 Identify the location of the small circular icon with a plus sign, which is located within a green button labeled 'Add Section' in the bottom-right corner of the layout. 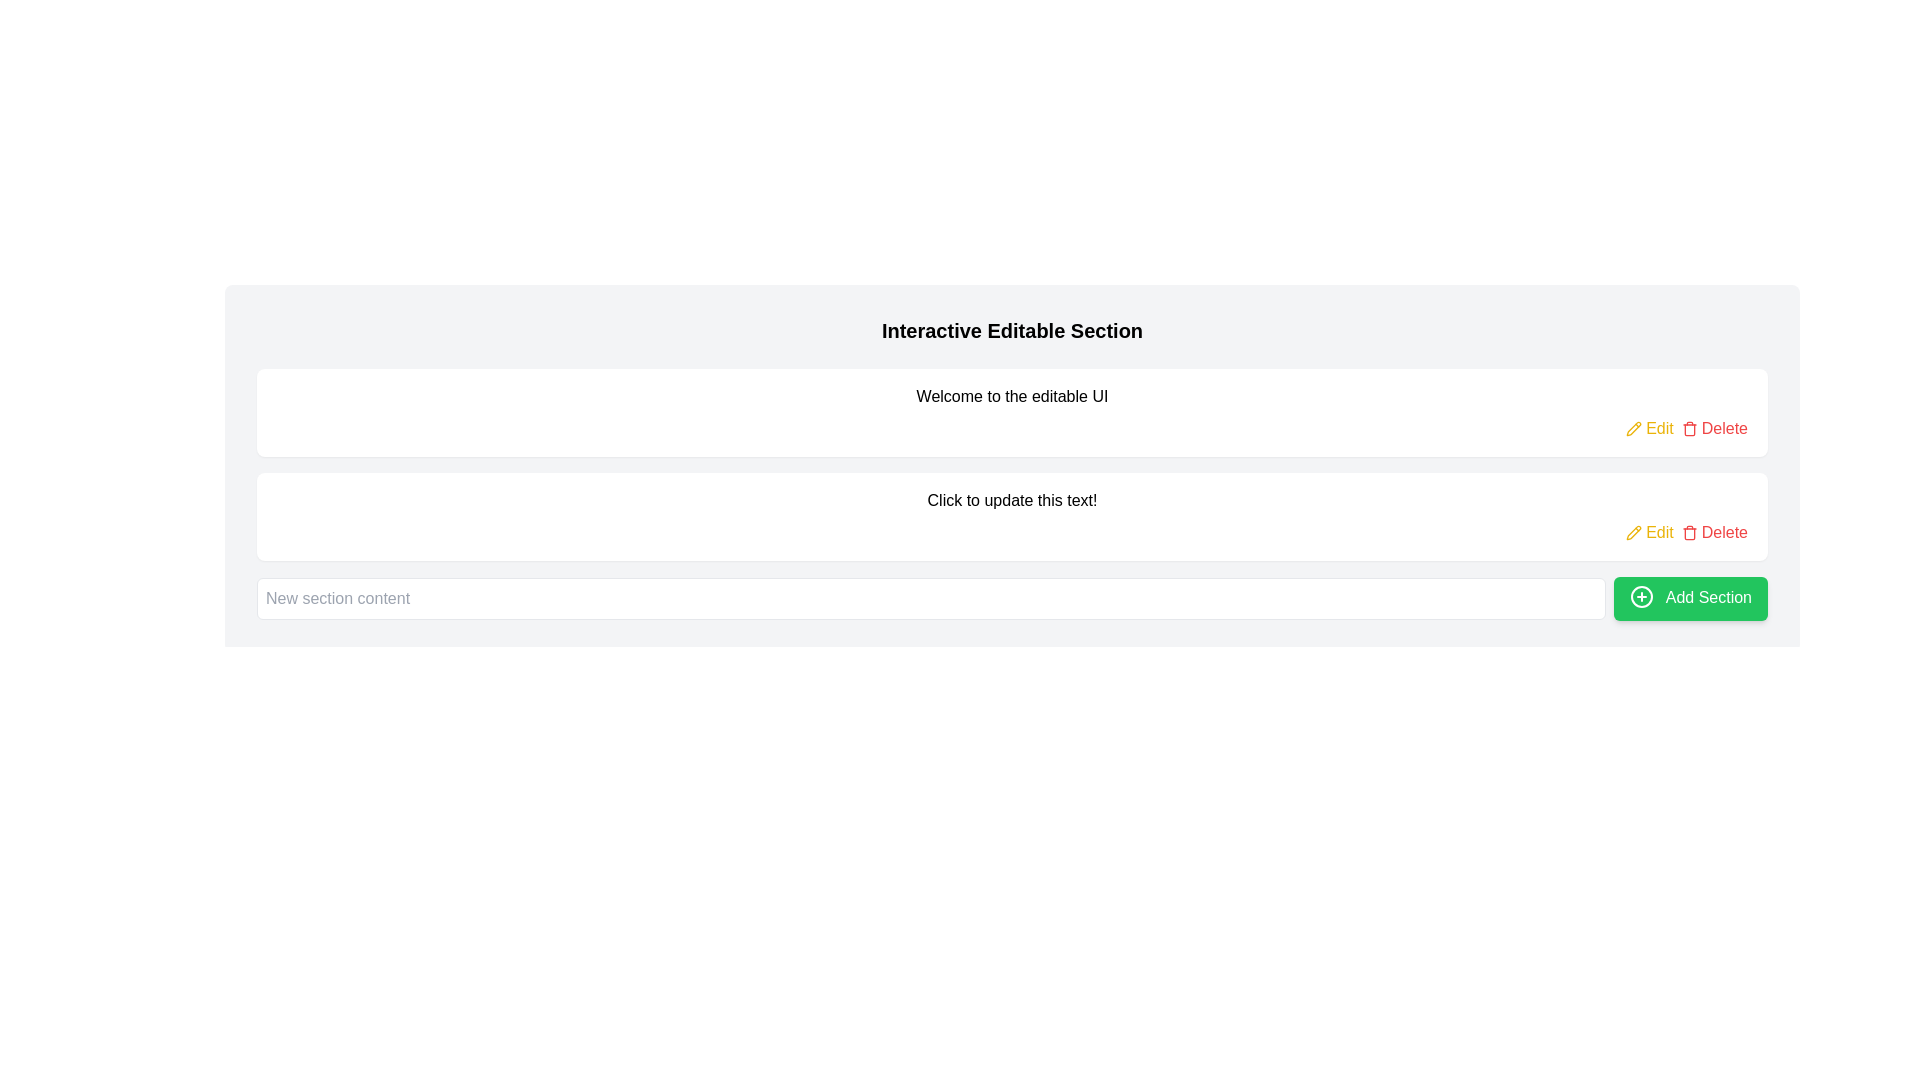
(1642, 596).